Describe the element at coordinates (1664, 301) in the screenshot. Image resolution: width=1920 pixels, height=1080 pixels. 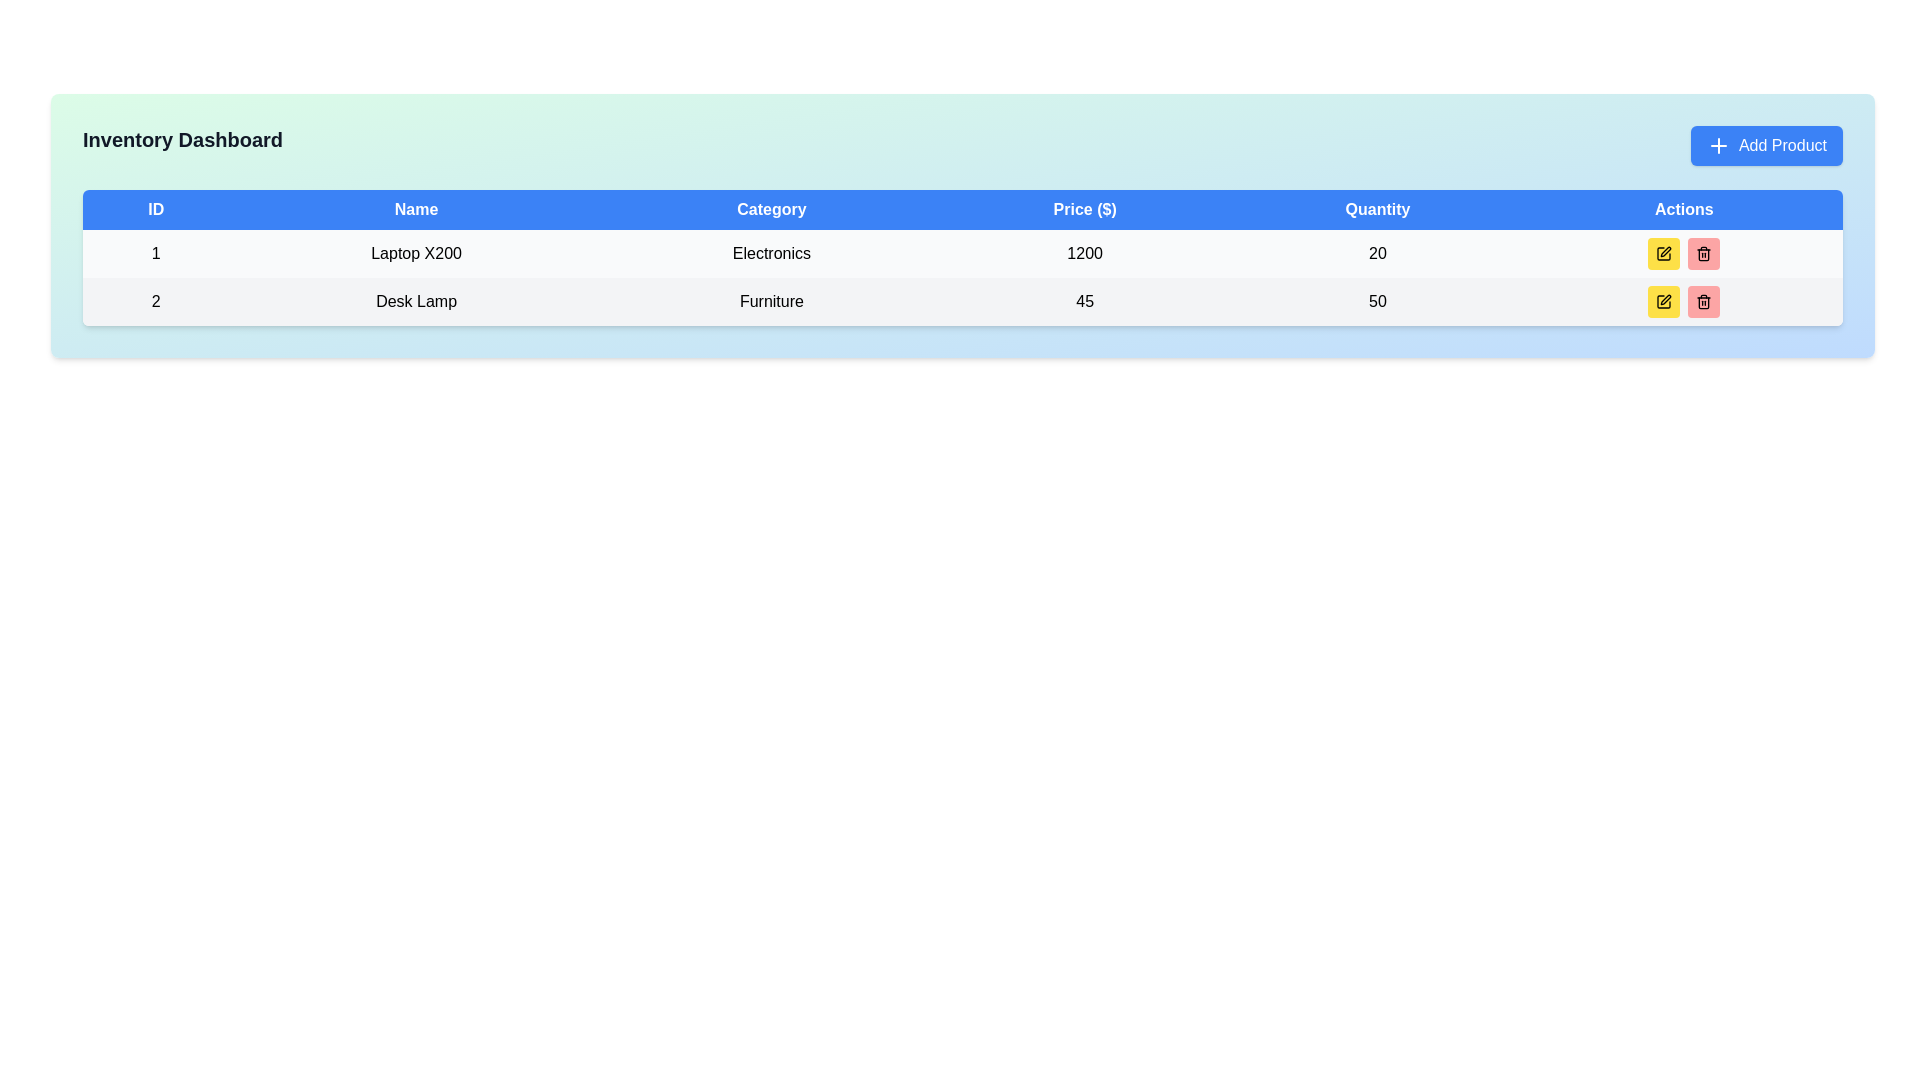
I see `the yellow rounded rectangular button with a black pen icon in the 'Actions' column, second row for the 'Desk Lamp' item` at that location.